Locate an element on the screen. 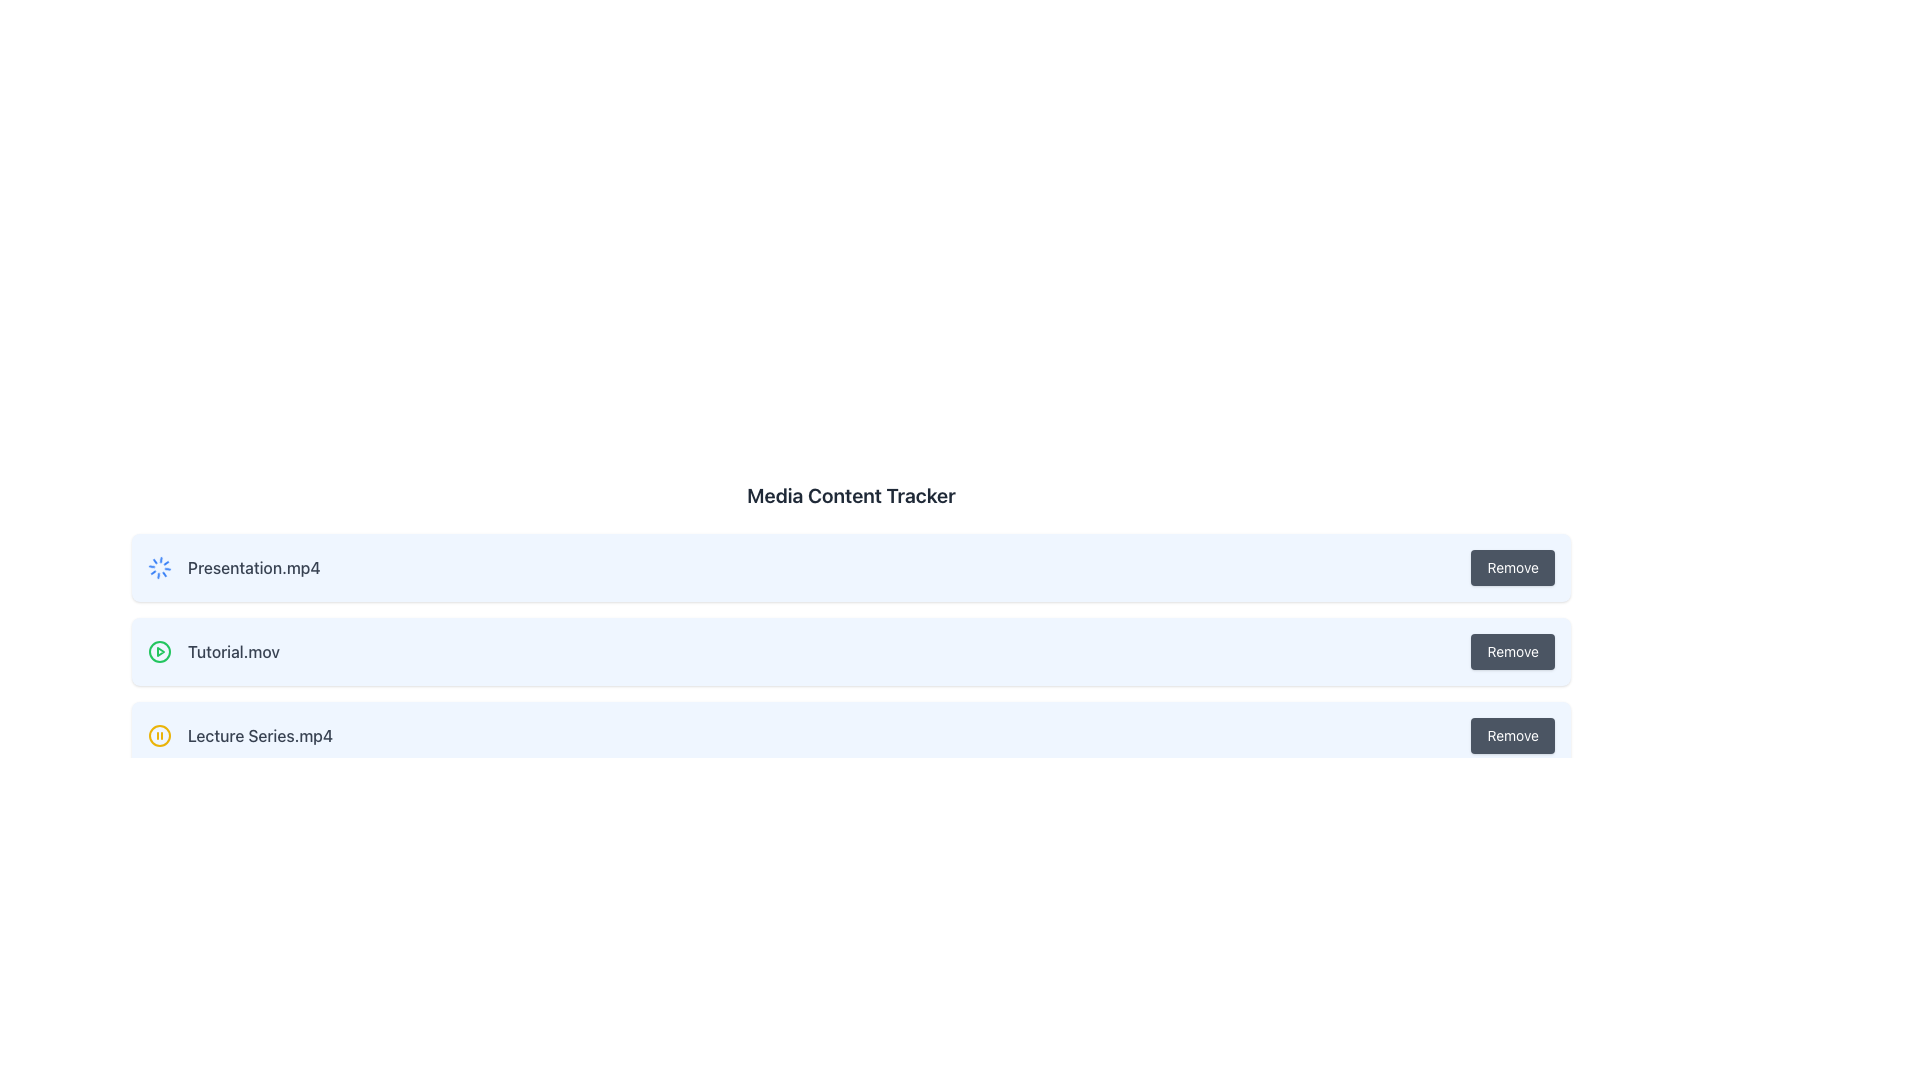  the text label displaying 'Presentation.mp4' in the first row of the media list, which is located between a spinning loader icon and a 'Remove' button is located at coordinates (253, 567).